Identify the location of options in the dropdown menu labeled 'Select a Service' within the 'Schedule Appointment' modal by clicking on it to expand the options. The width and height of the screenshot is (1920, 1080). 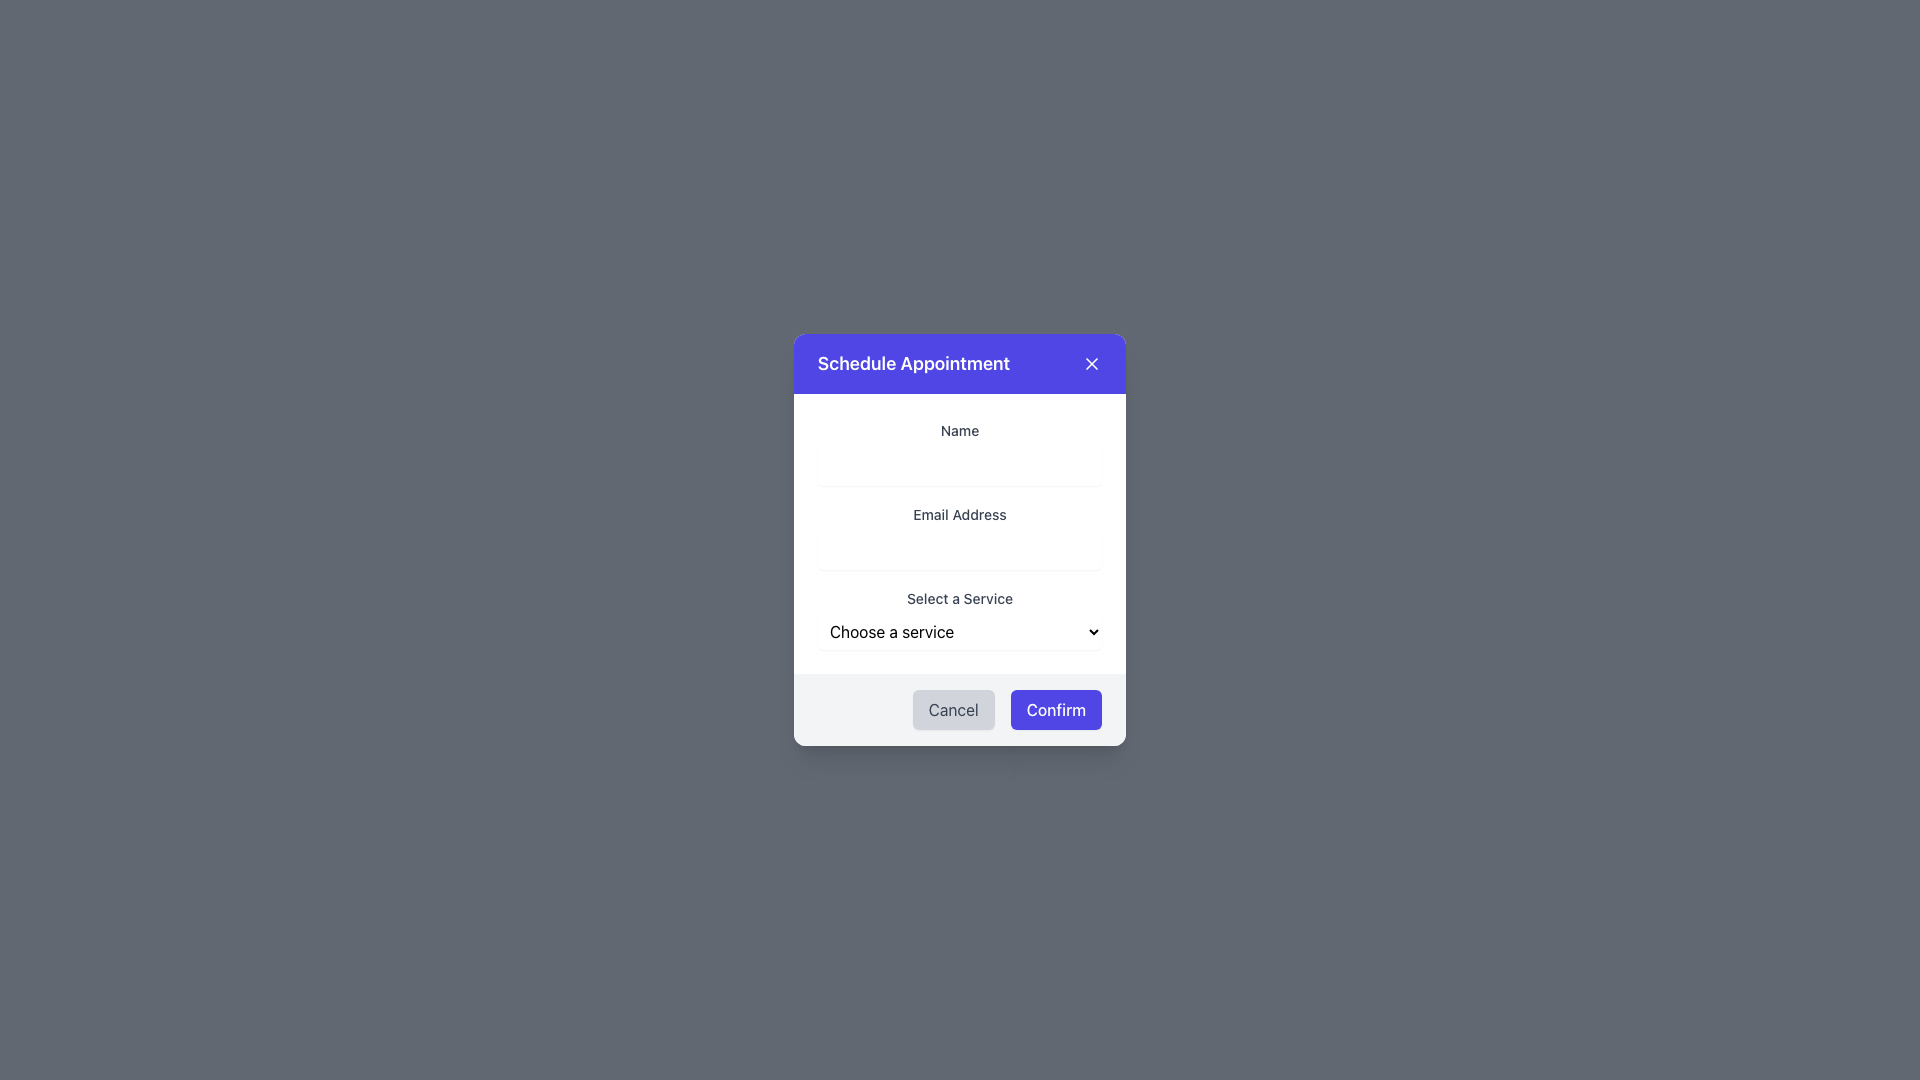
(960, 632).